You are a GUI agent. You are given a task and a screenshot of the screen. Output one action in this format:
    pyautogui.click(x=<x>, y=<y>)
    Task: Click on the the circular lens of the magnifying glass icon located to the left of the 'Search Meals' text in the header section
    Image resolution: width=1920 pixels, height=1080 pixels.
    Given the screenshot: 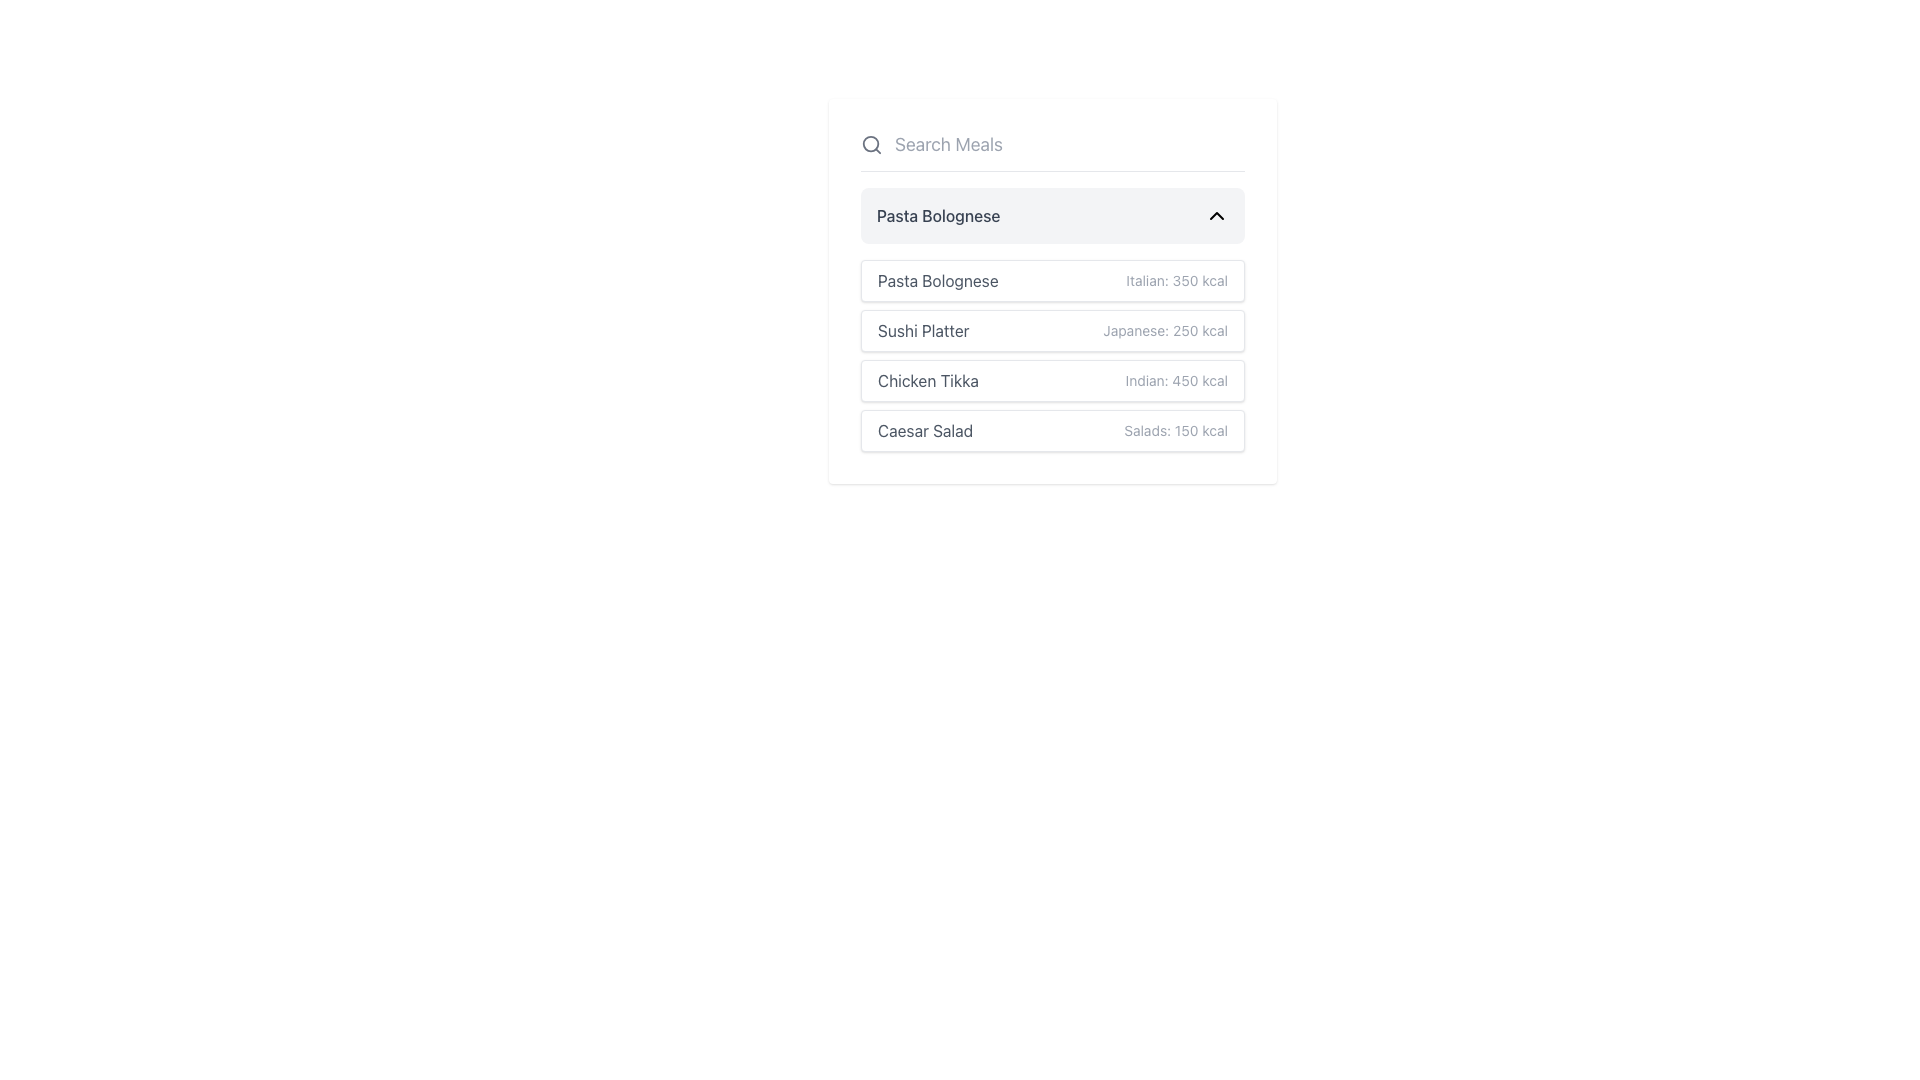 What is the action you would take?
    pyautogui.click(x=871, y=143)
    